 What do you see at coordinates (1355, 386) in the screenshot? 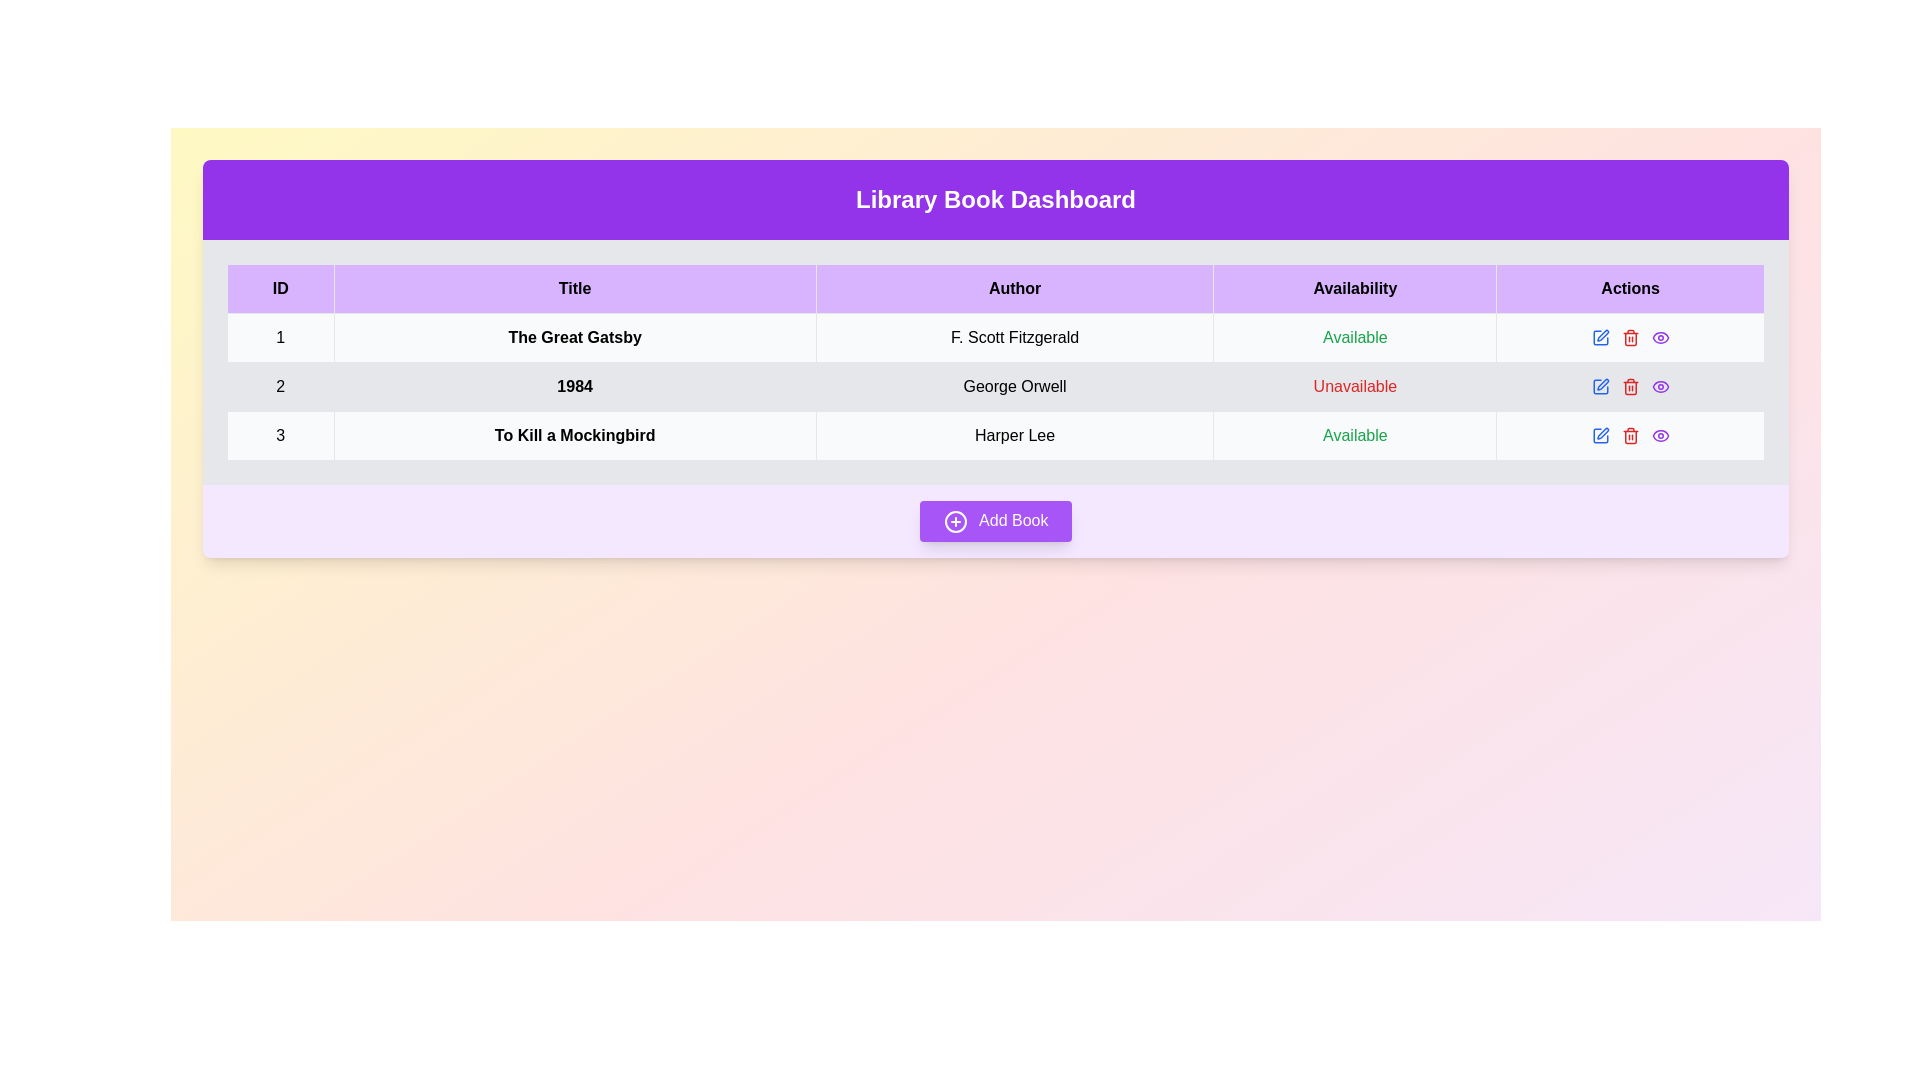
I see `the static text label indicating the availability status of the book '1984' which is marked as 'Unavailable'` at bounding box center [1355, 386].